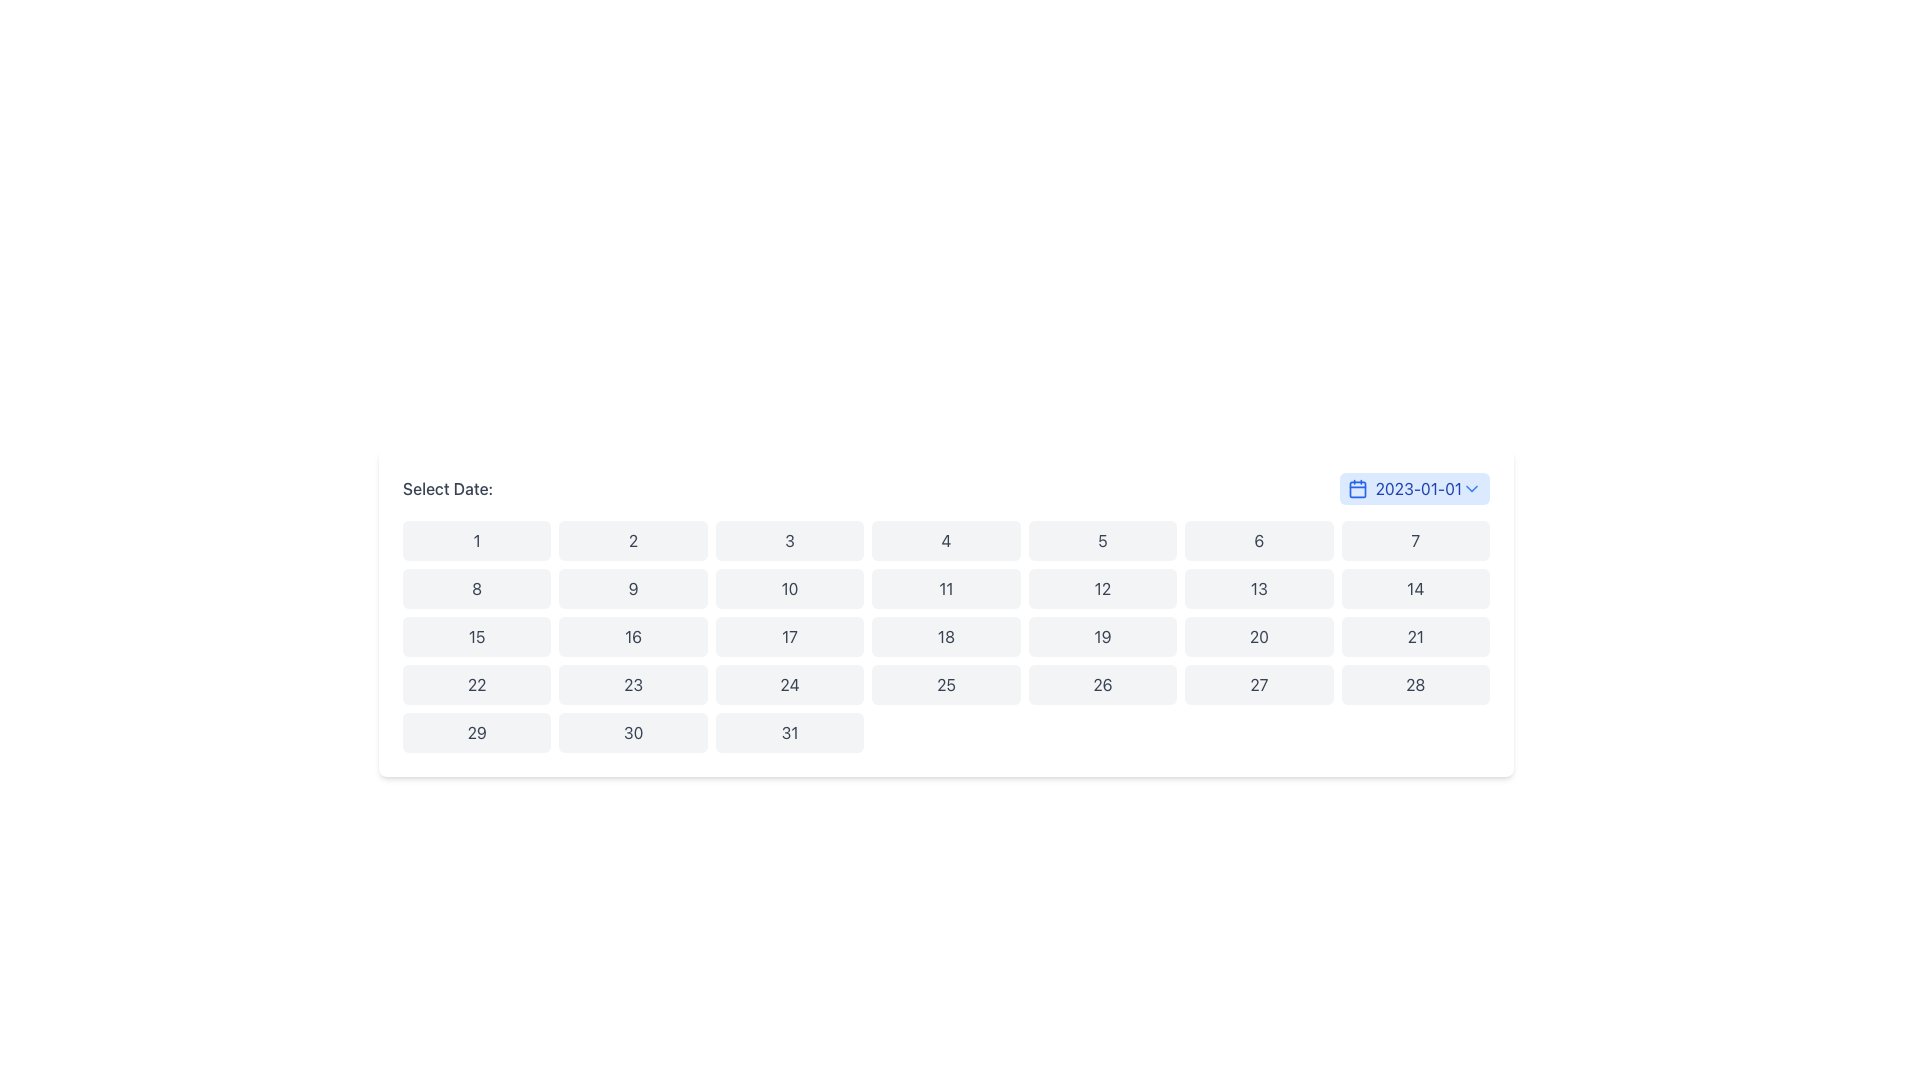 The height and width of the screenshot is (1080, 1920). What do you see at coordinates (1414, 540) in the screenshot?
I see `the button displaying the number '7' which has a gray background and black text` at bounding box center [1414, 540].